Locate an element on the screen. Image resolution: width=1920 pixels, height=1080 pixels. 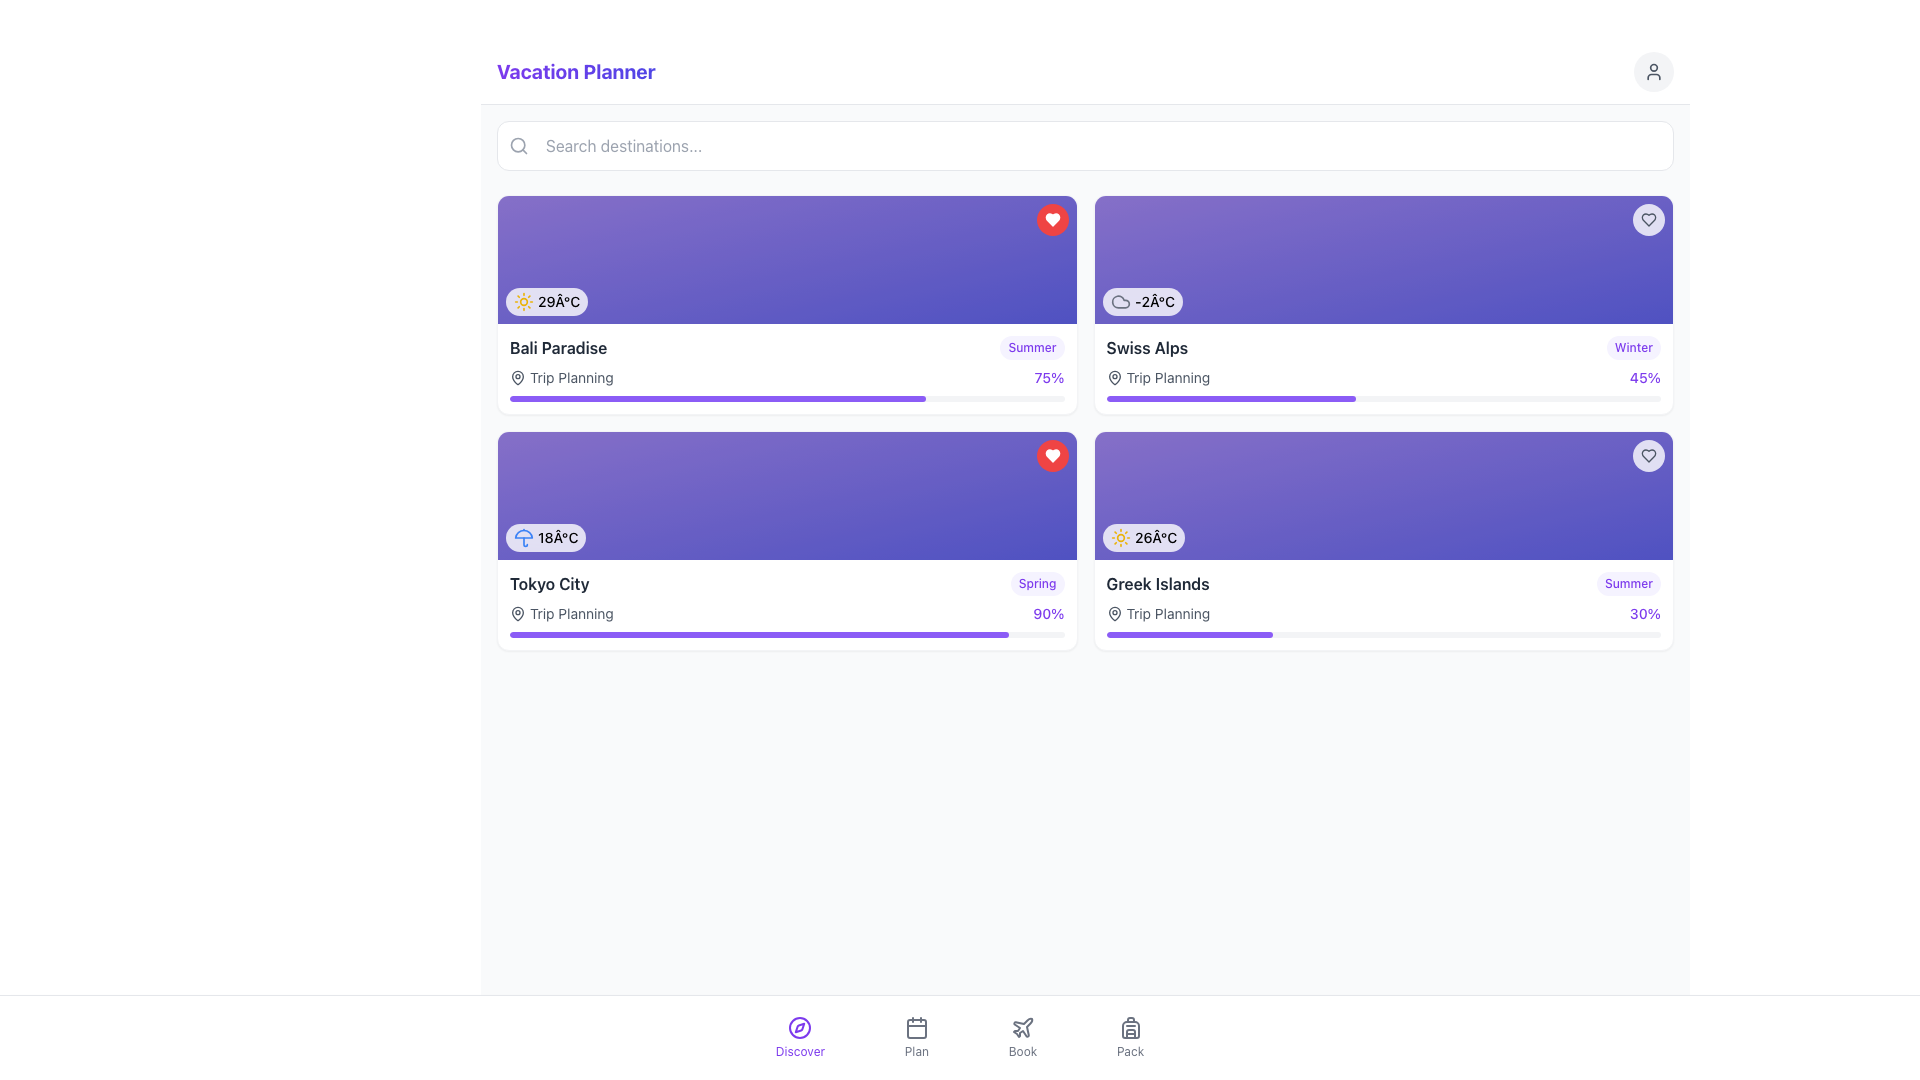
the calendar icon in the 'Plan' tab of the bottom navigation menu to receive interactive feedback is located at coordinates (915, 1028).